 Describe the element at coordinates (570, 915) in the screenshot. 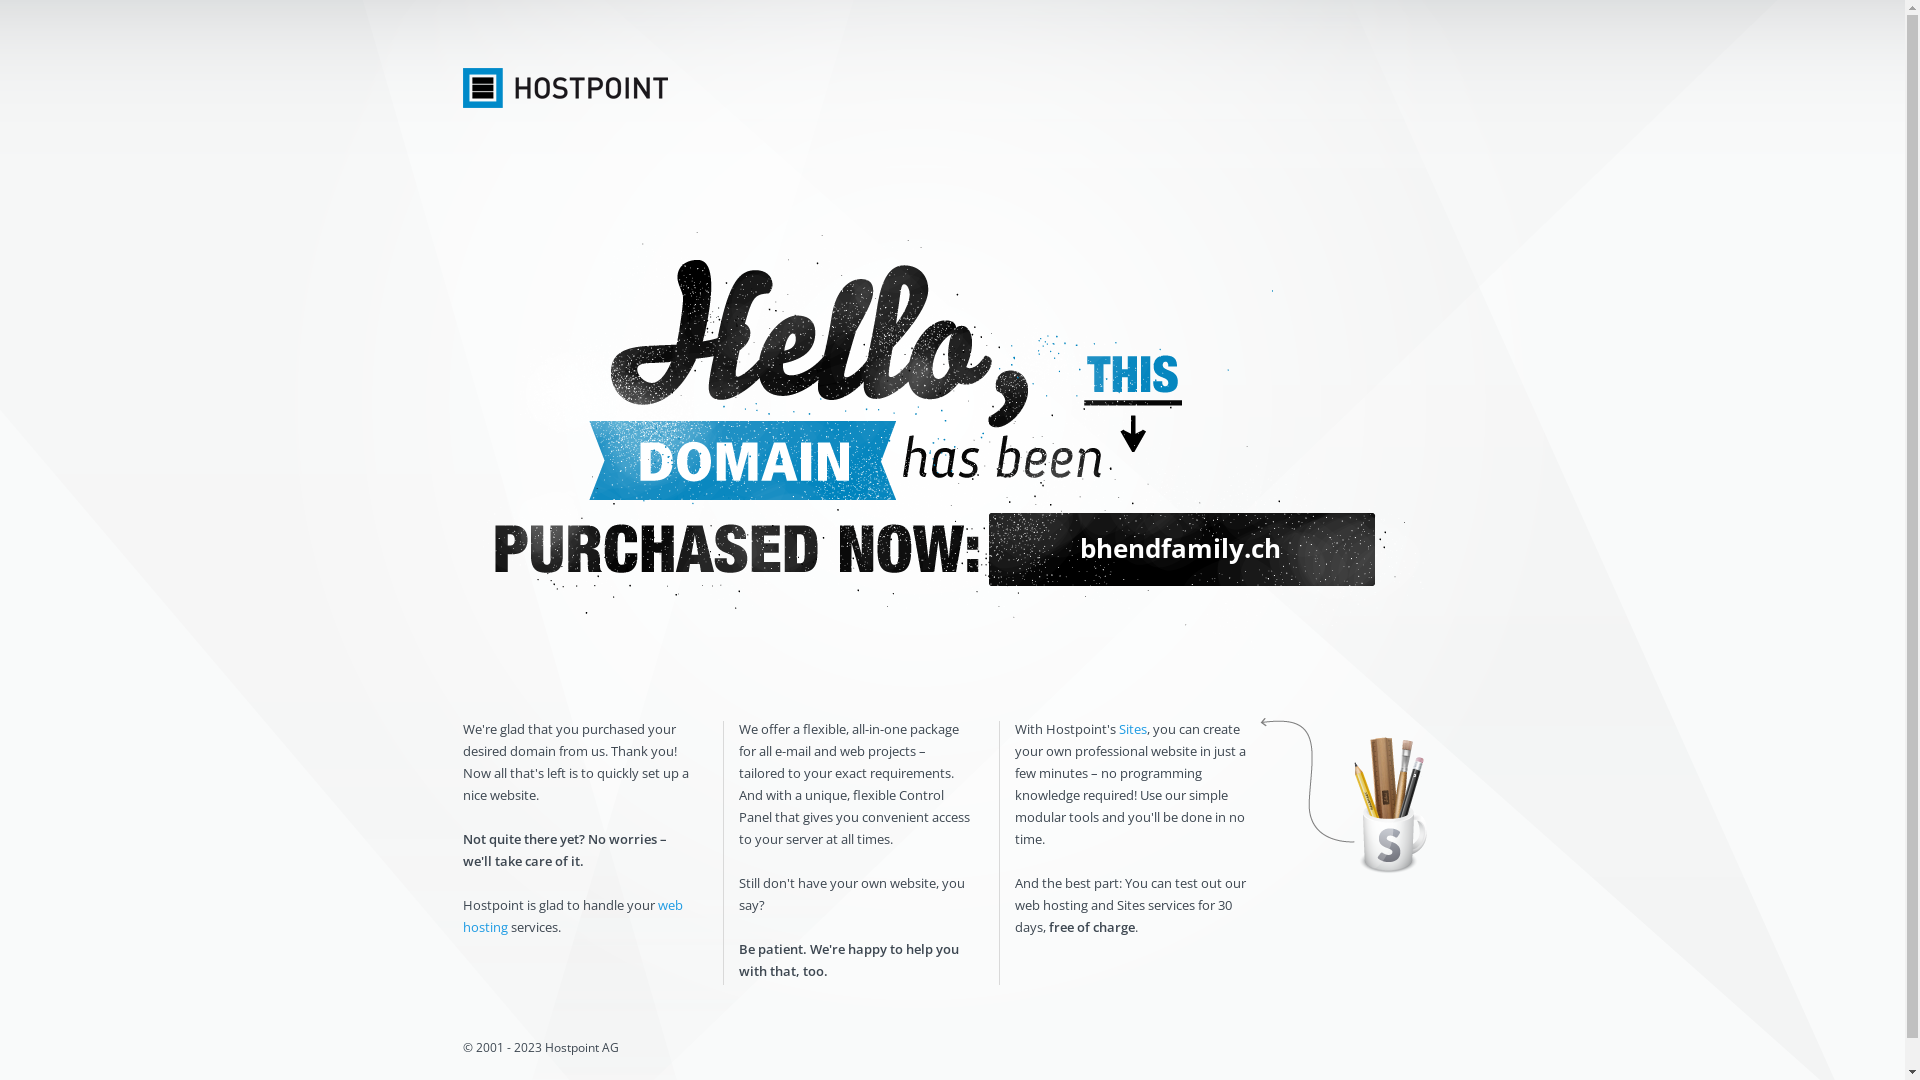

I see `'web hosting'` at that location.